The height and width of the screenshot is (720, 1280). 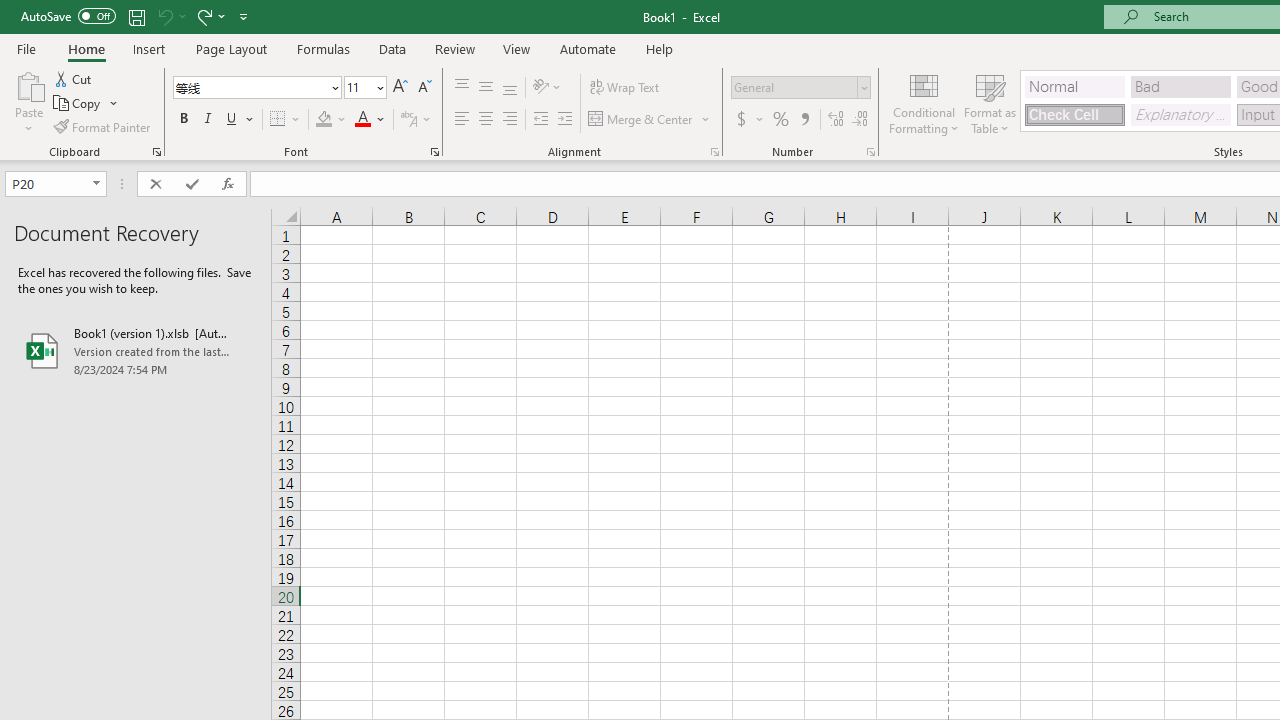 What do you see at coordinates (331, 119) in the screenshot?
I see `'Fill Color'` at bounding box center [331, 119].